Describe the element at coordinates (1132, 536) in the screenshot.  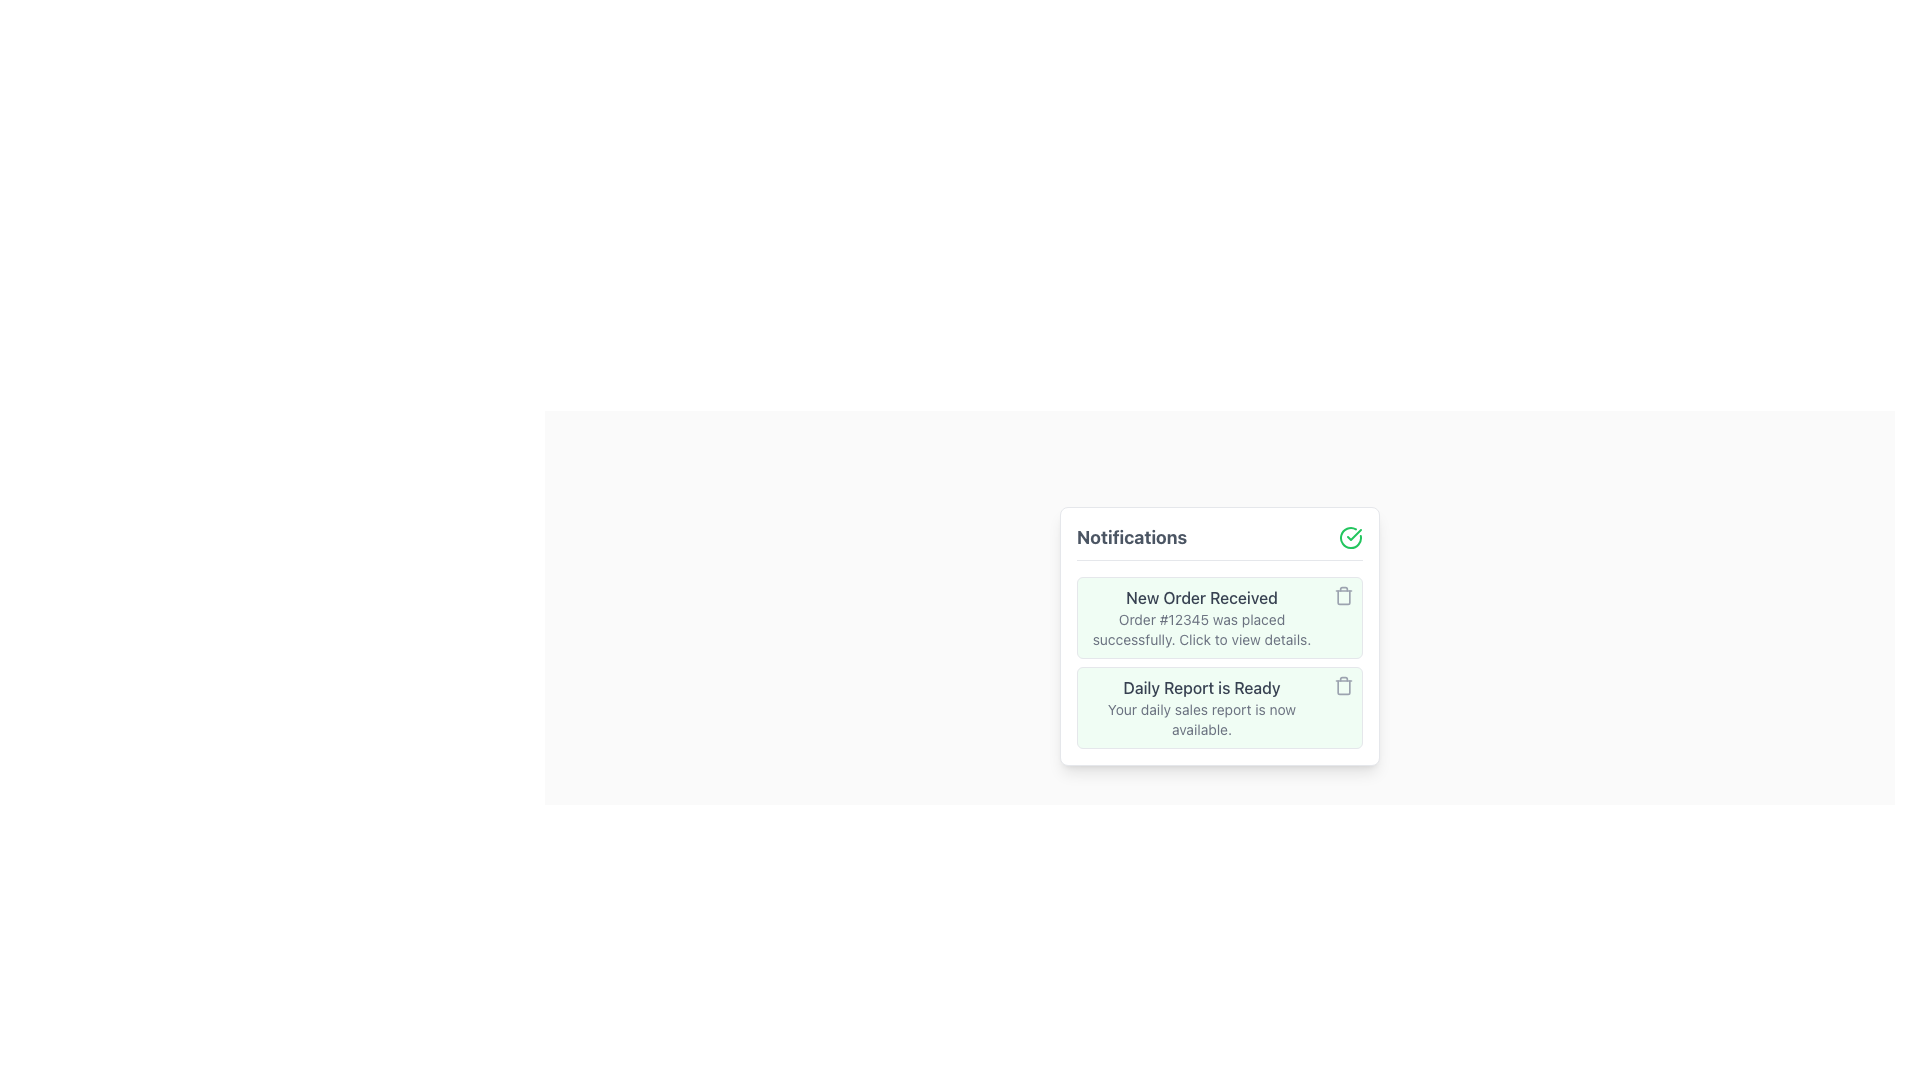
I see `the 'Notifications' text label, which is styled with a larger, bold, gray-colored font and positioned at the top of a card-like interface` at that location.